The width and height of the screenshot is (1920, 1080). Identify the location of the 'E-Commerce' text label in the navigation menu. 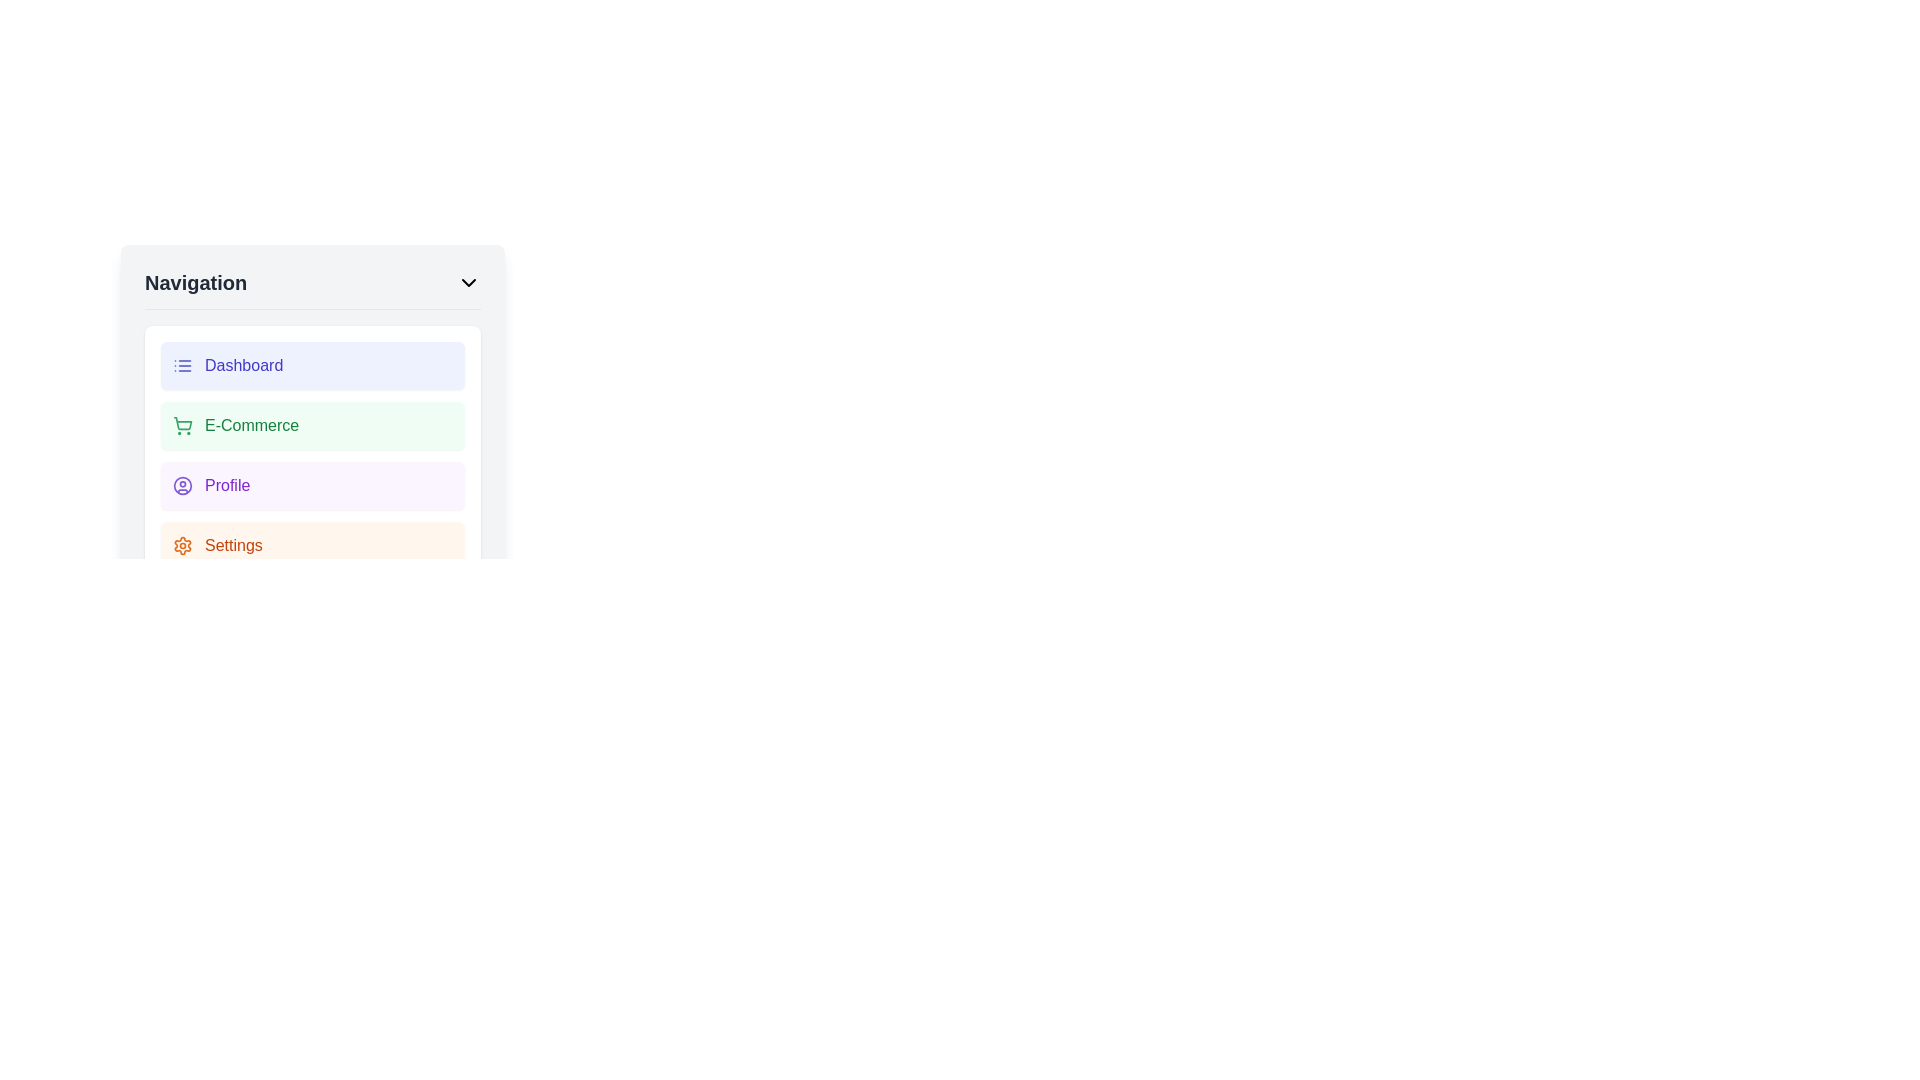
(251, 424).